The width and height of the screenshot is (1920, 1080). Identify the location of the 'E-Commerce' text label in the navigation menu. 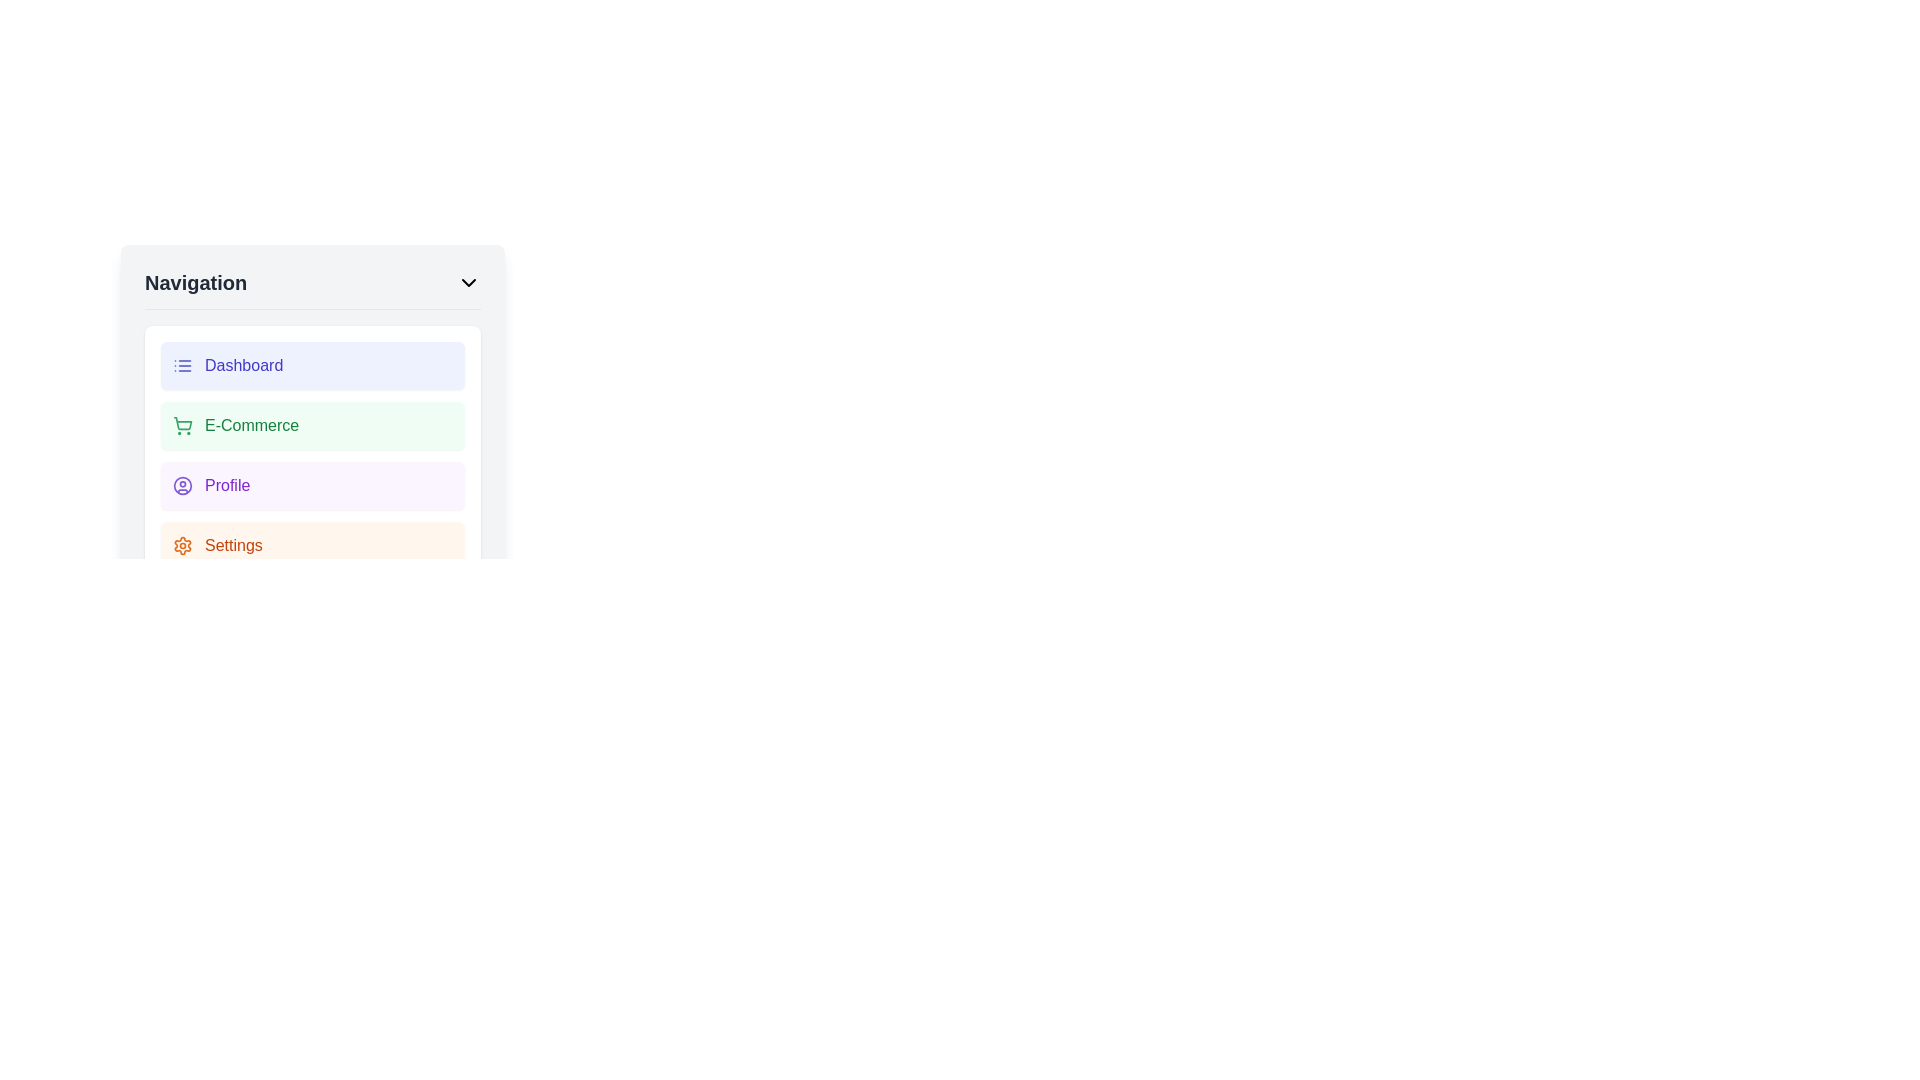
(251, 424).